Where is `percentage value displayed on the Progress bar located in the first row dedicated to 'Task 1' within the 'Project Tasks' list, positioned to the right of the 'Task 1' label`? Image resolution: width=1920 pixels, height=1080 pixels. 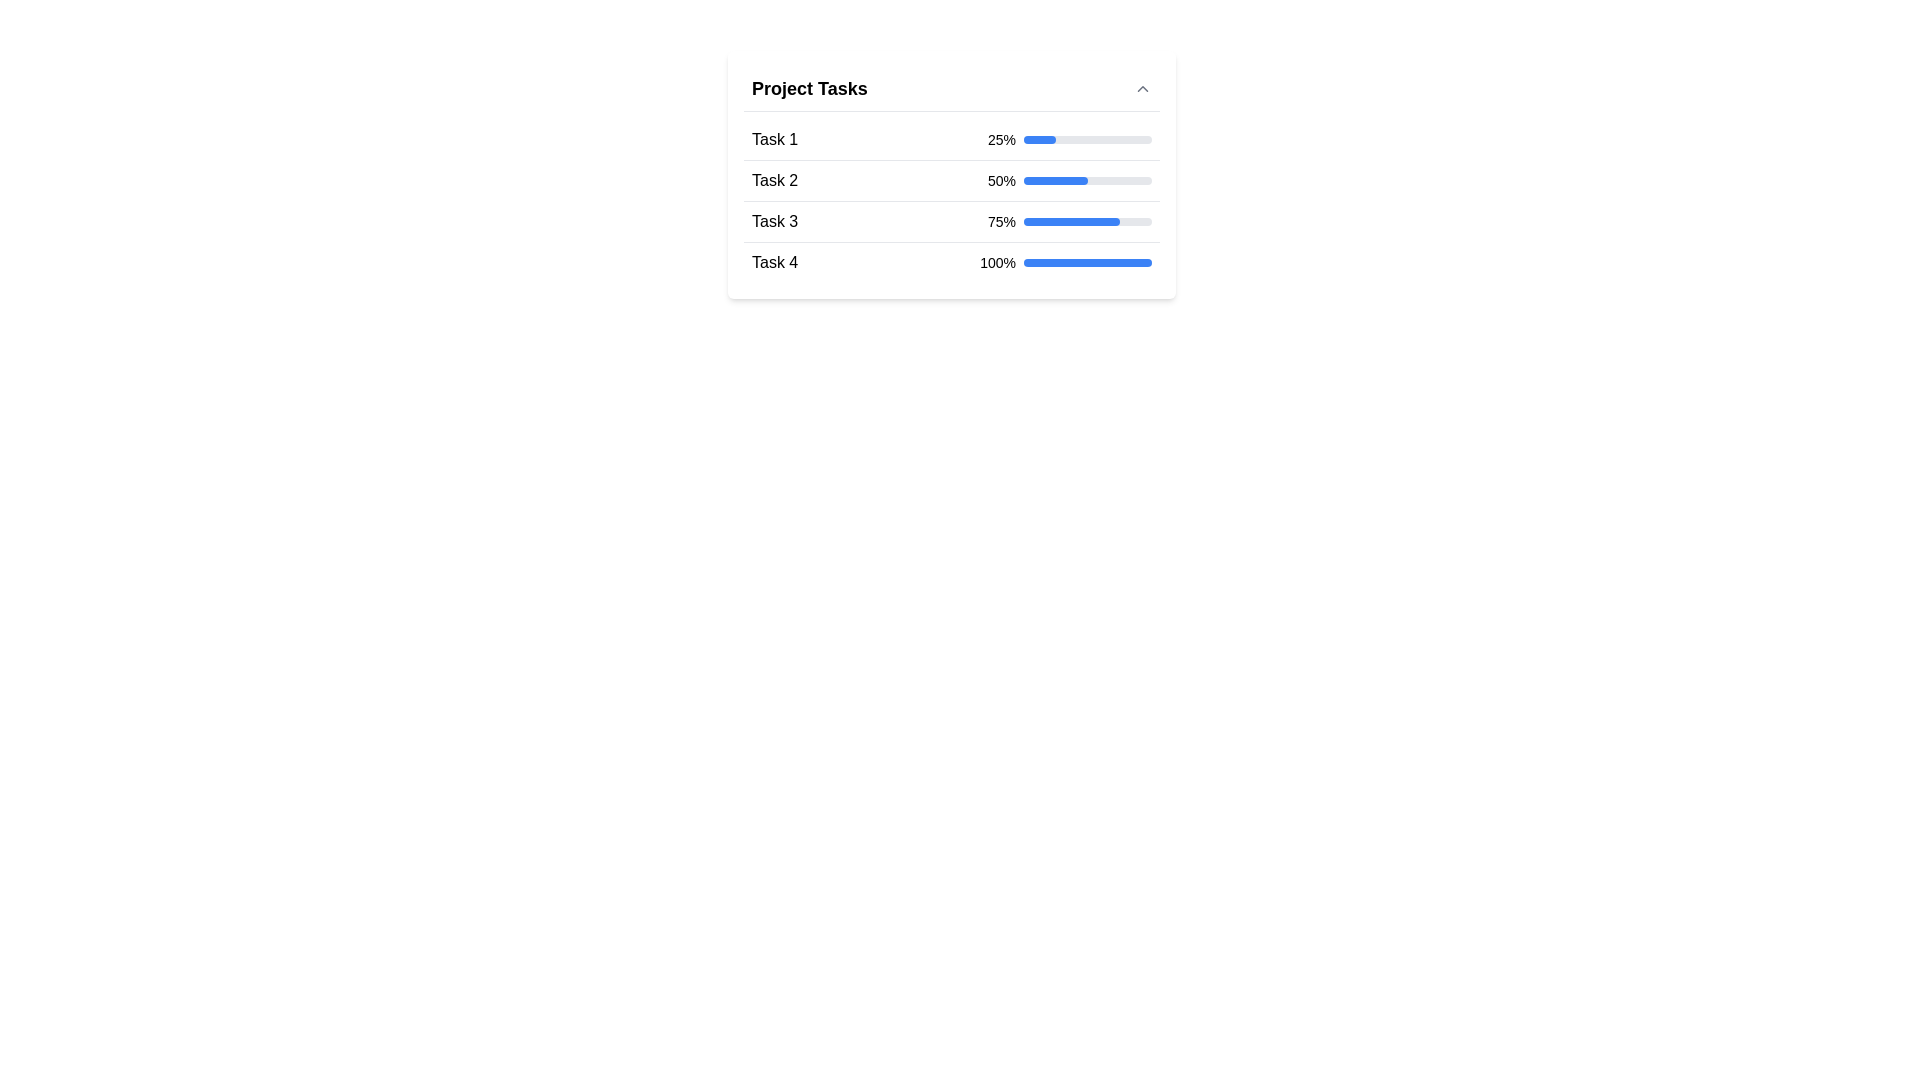
percentage value displayed on the Progress bar located in the first row dedicated to 'Task 1' within the 'Project Tasks' list, positioned to the right of the 'Task 1' label is located at coordinates (1069, 138).